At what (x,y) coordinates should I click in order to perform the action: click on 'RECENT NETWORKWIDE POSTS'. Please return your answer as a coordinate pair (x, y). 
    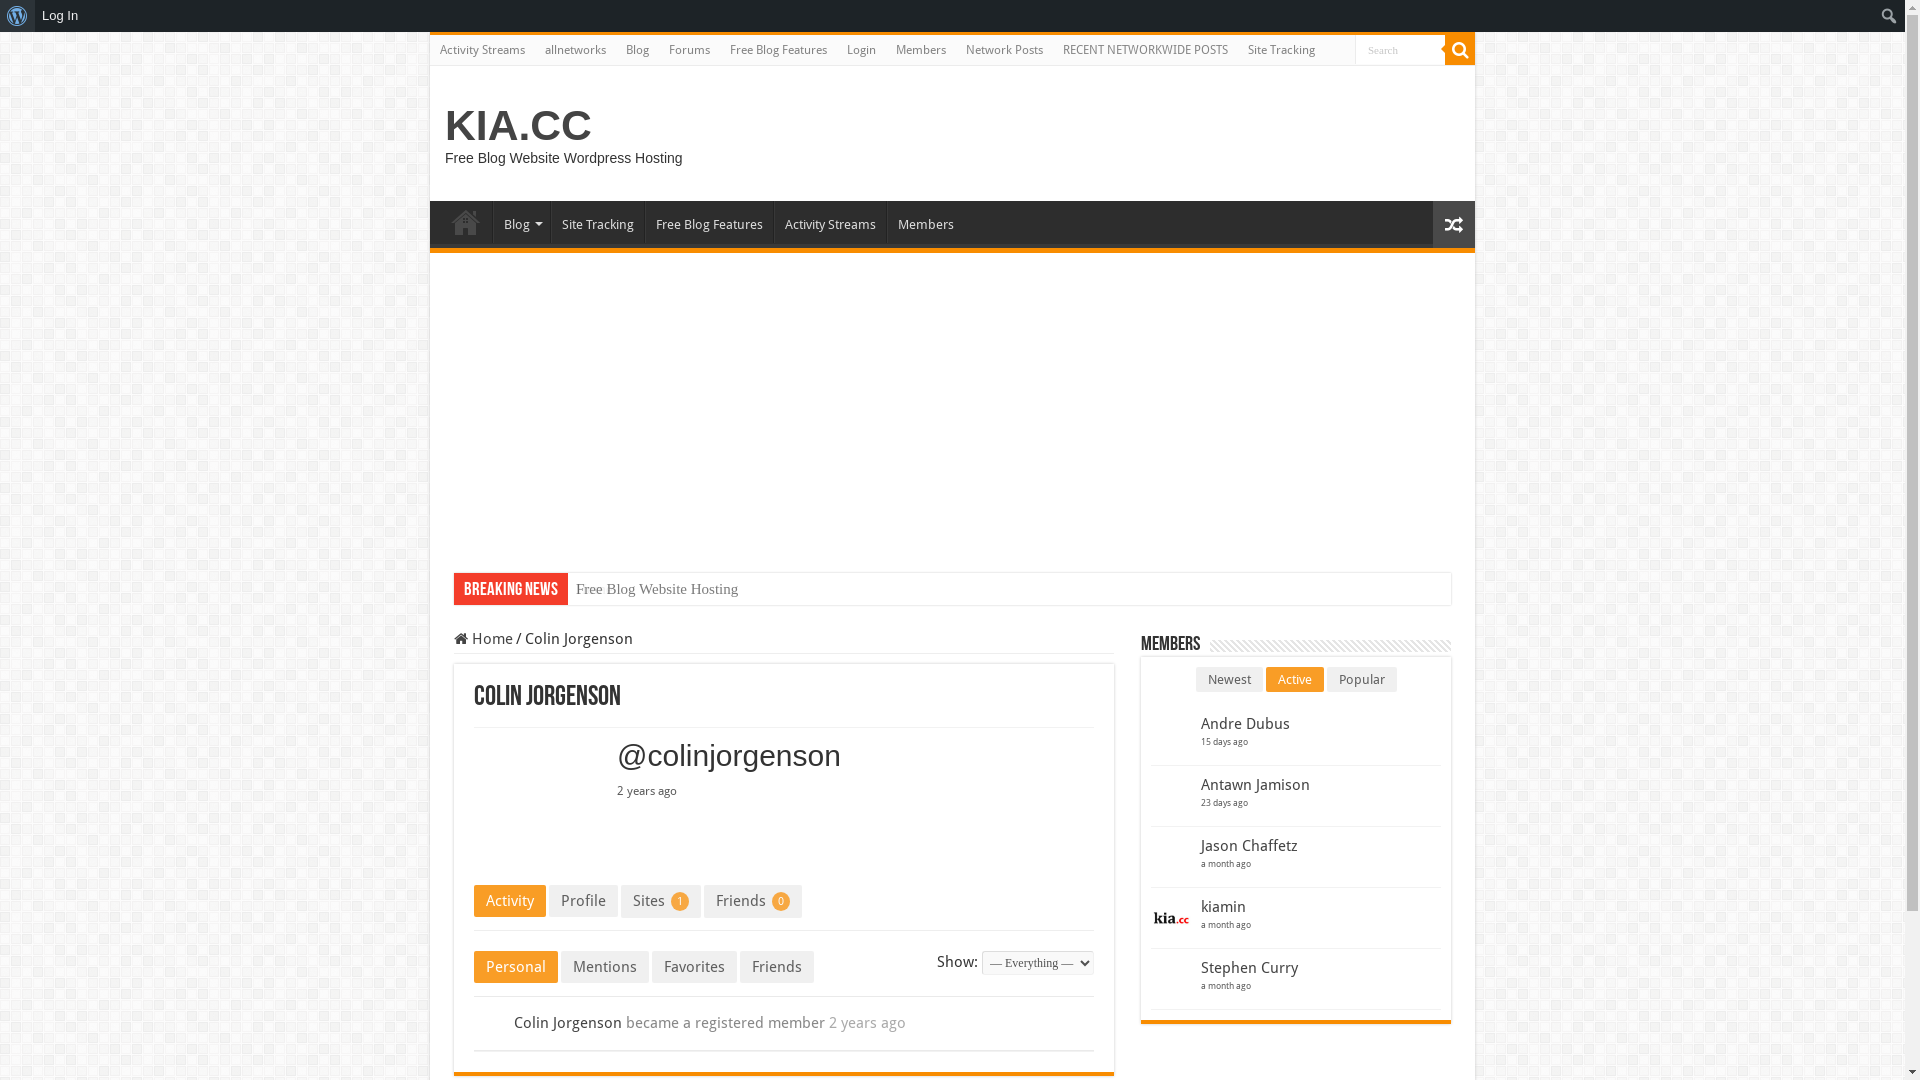
    Looking at the image, I should click on (1145, 49).